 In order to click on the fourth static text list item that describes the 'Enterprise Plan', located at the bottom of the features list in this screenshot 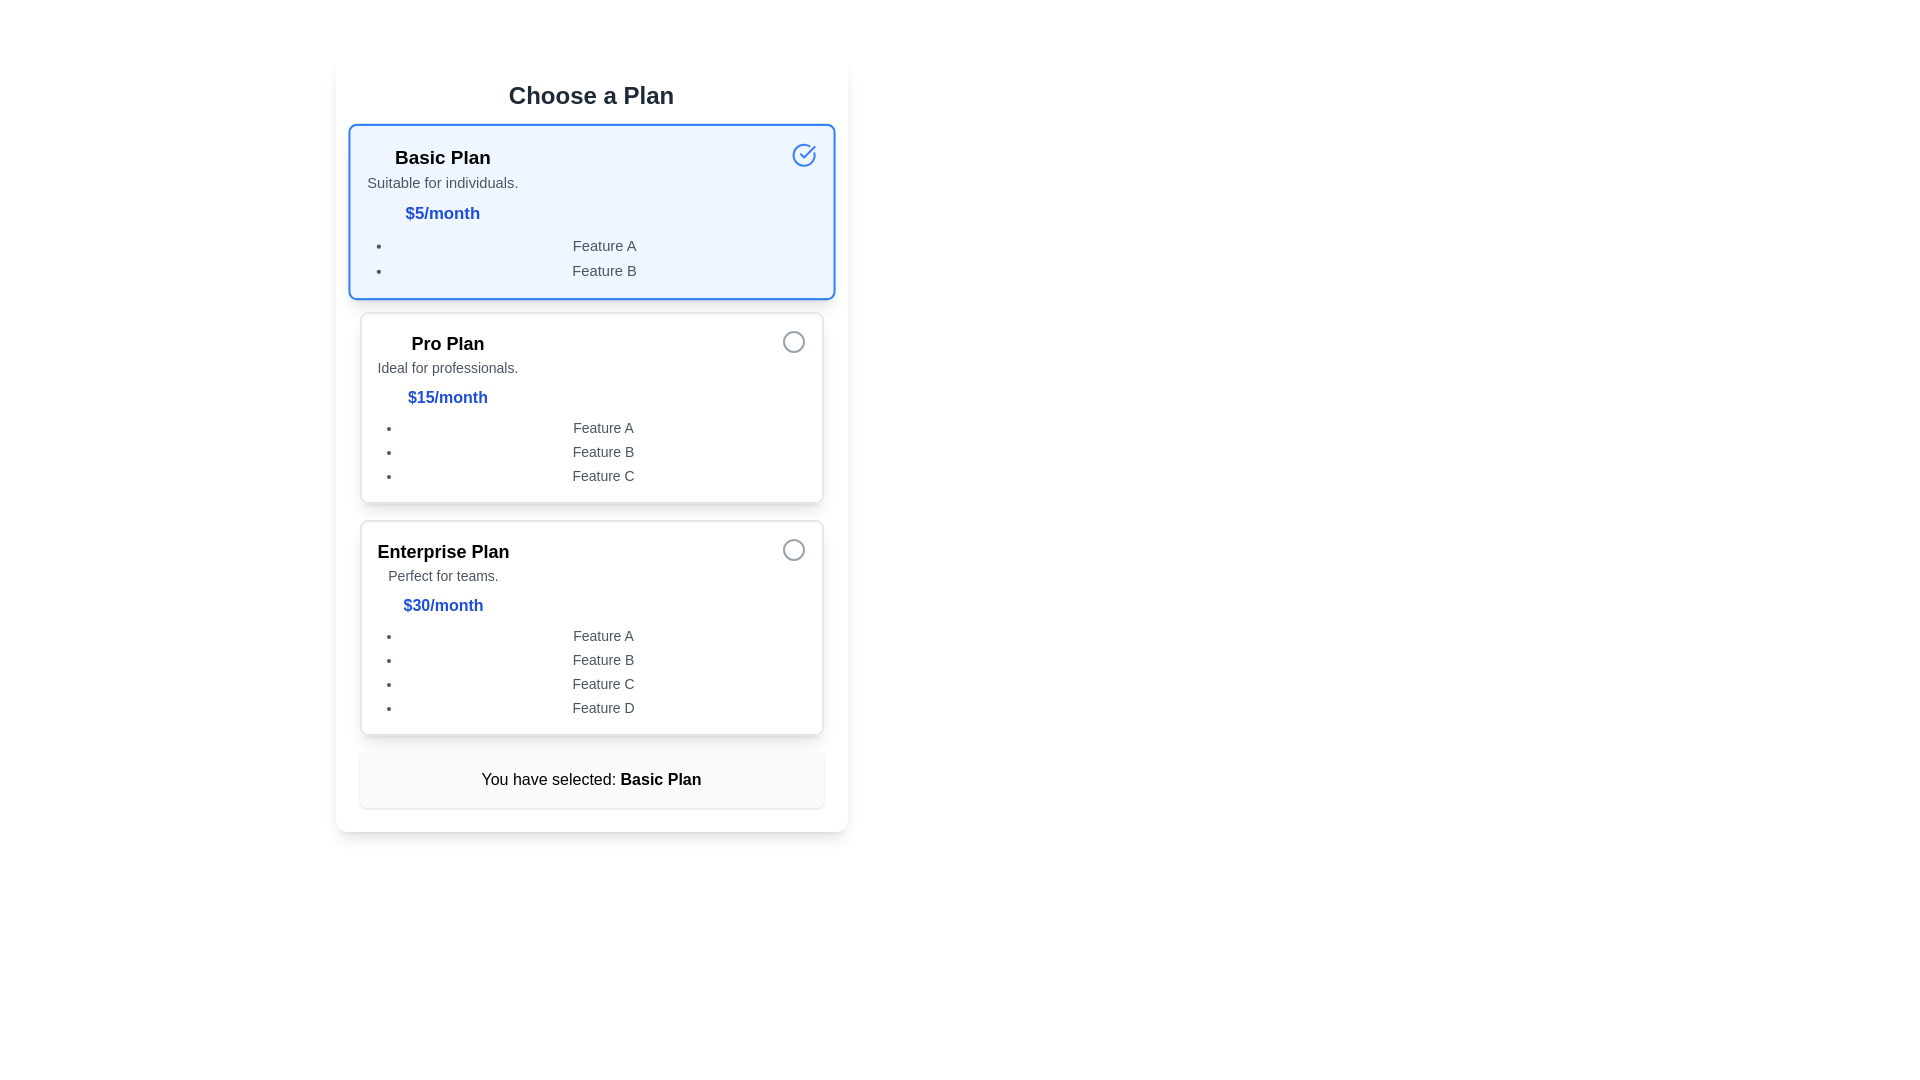, I will do `click(602, 707)`.